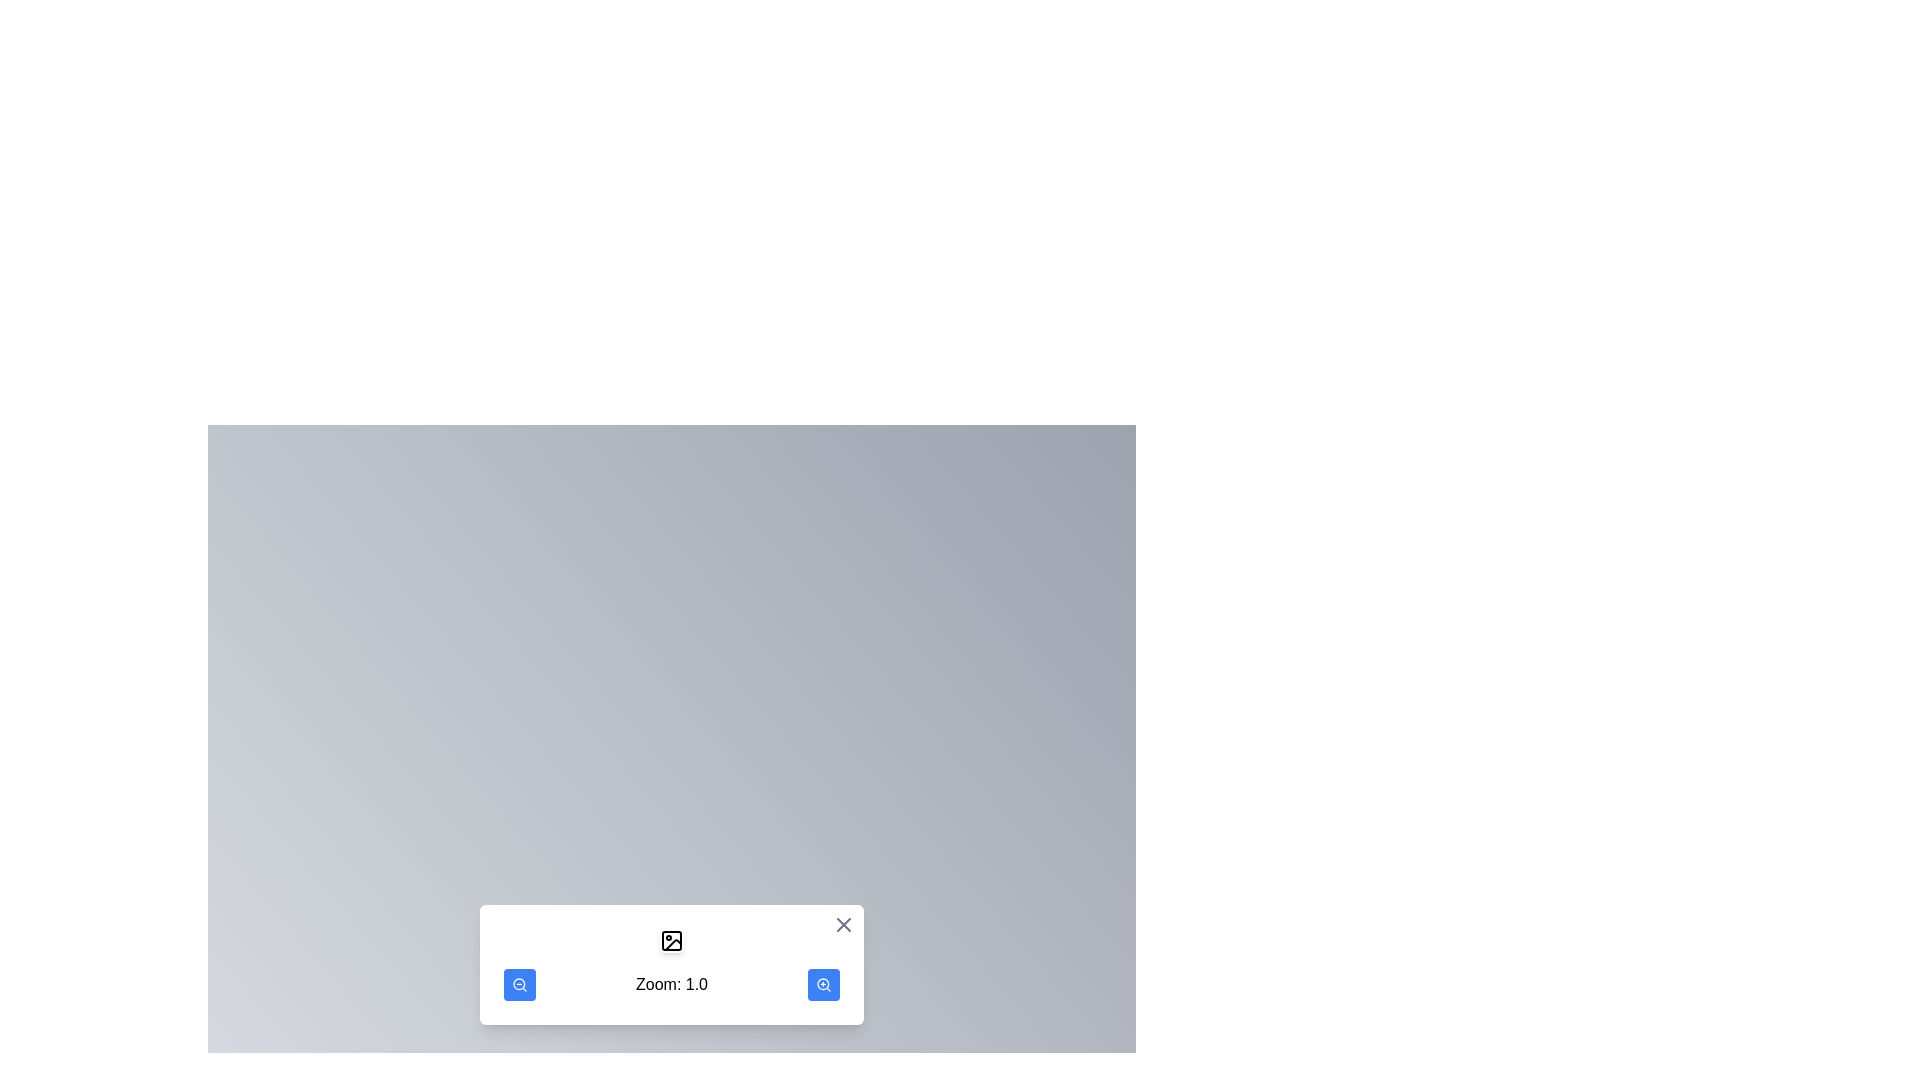 This screenshot has width=1920, height=1080. Describe the element at coordinates (844, 925) in the screenshot. I see `the diagonal cross-line vector graphic element forming part of the icon located in the top-right corner of the toolbar` at that location.